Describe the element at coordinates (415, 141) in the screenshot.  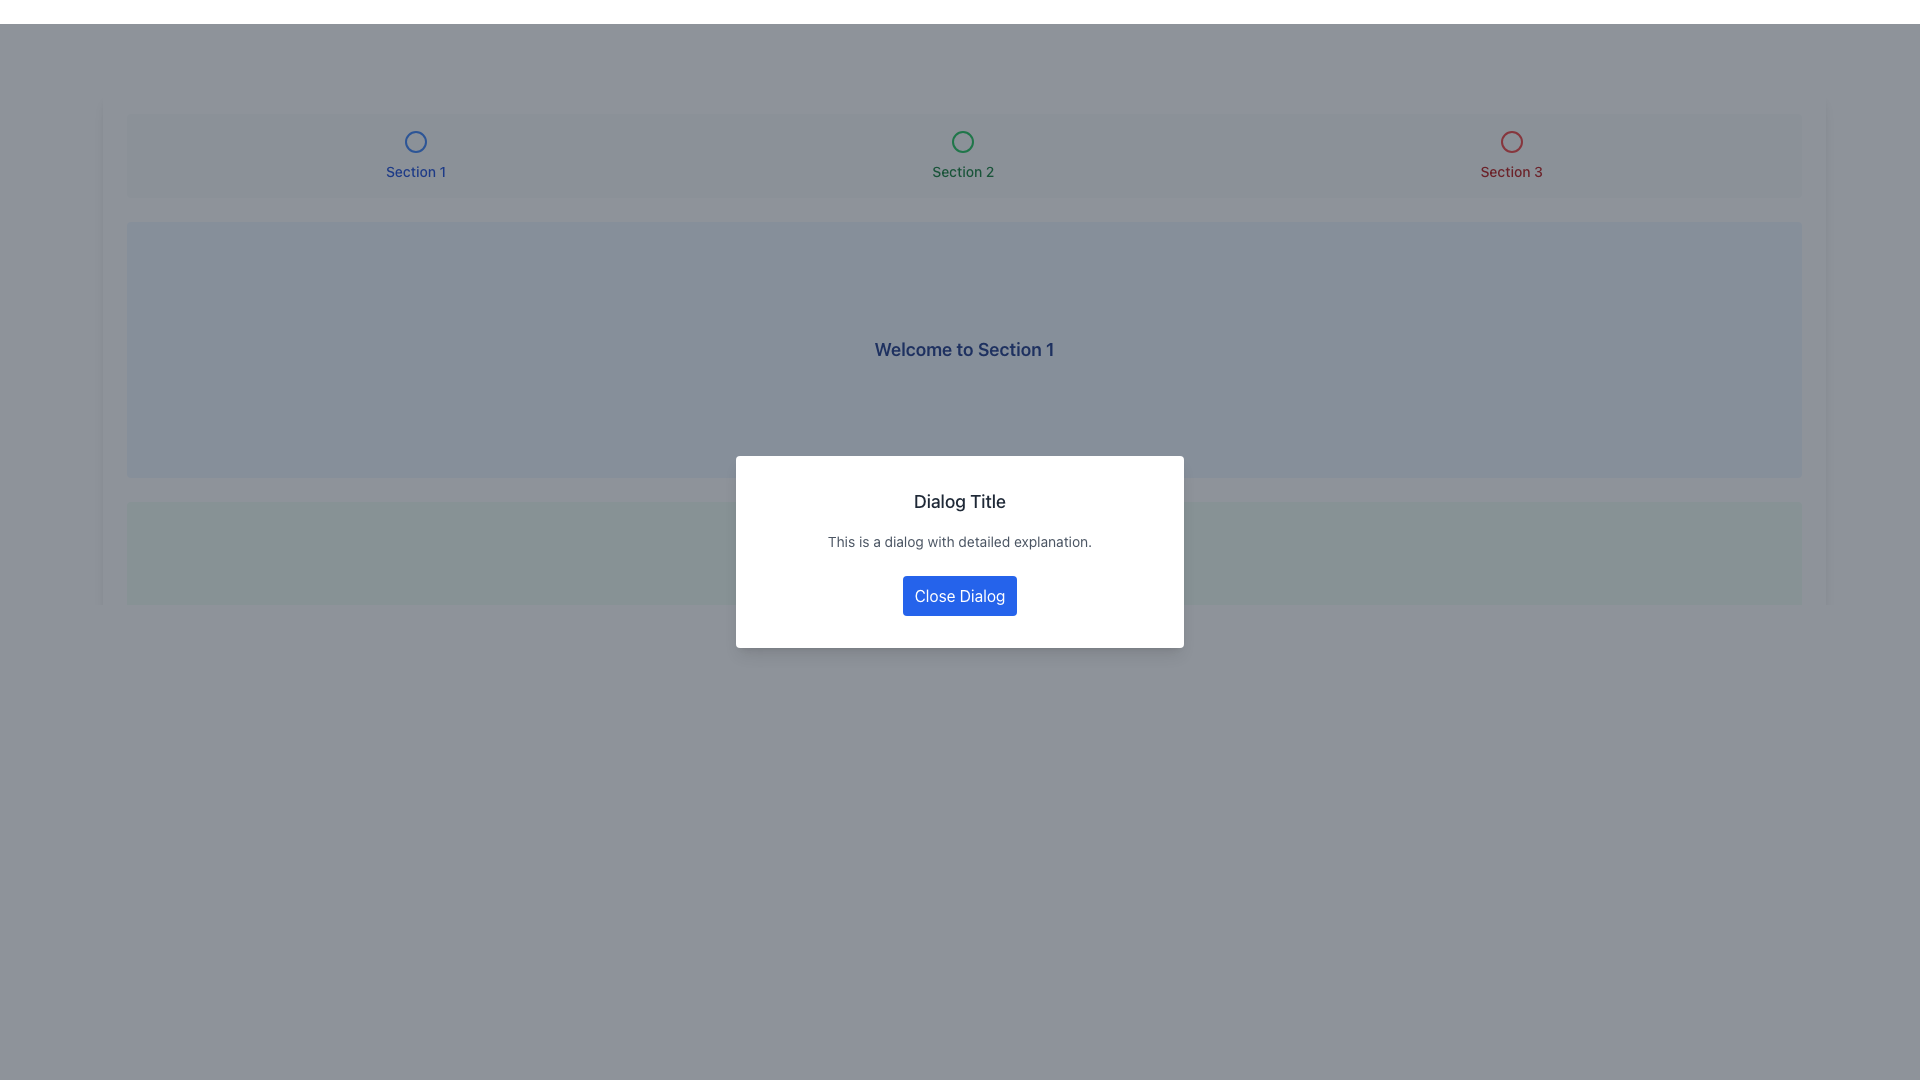
I see `the visual feedback of the icon representing 'Section 1', located above the text label in the first section of a horizontally aligned layout` at that location.